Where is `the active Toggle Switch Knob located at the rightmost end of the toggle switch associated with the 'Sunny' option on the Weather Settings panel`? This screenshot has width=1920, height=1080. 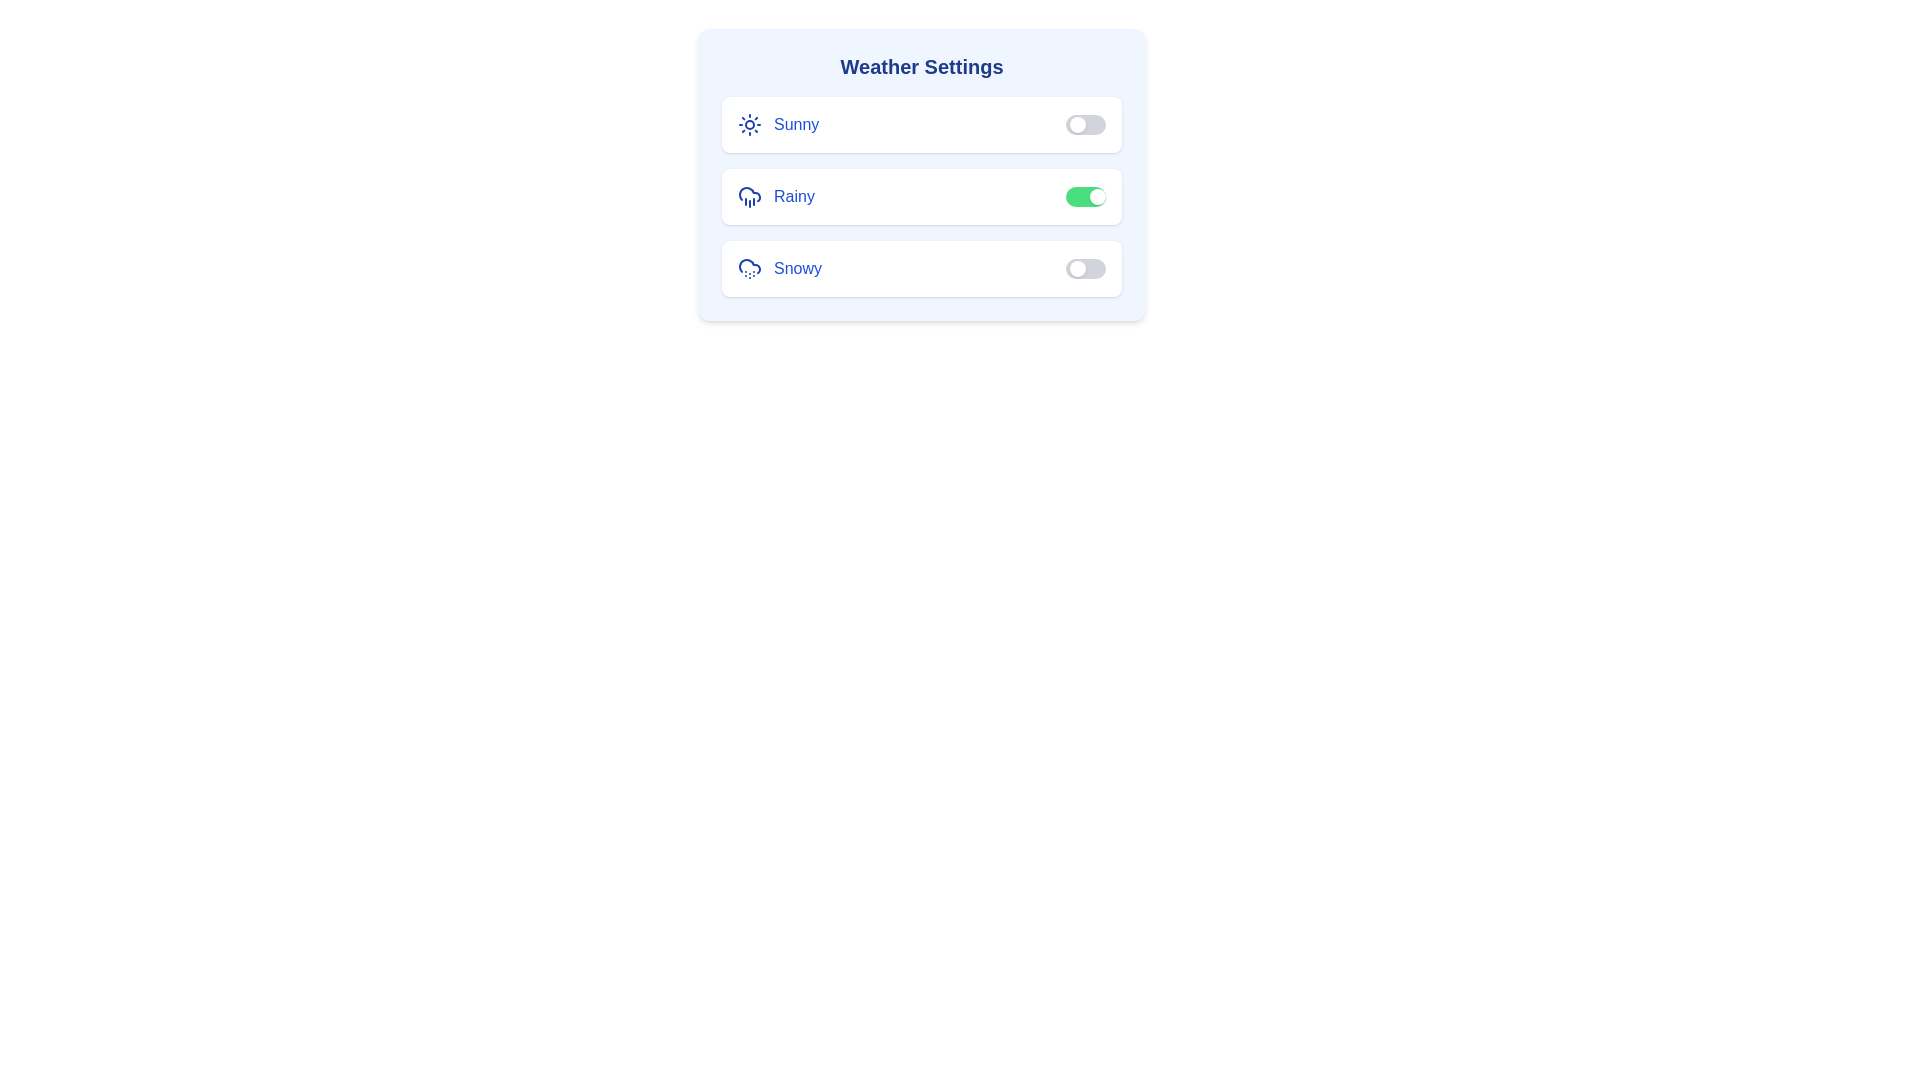 the active Toggle Switch Knob located at the rightmost end of the toggle switch associated with the 'Sunny' option on the Weather Settings panel is located at coordinates (1077, 124).